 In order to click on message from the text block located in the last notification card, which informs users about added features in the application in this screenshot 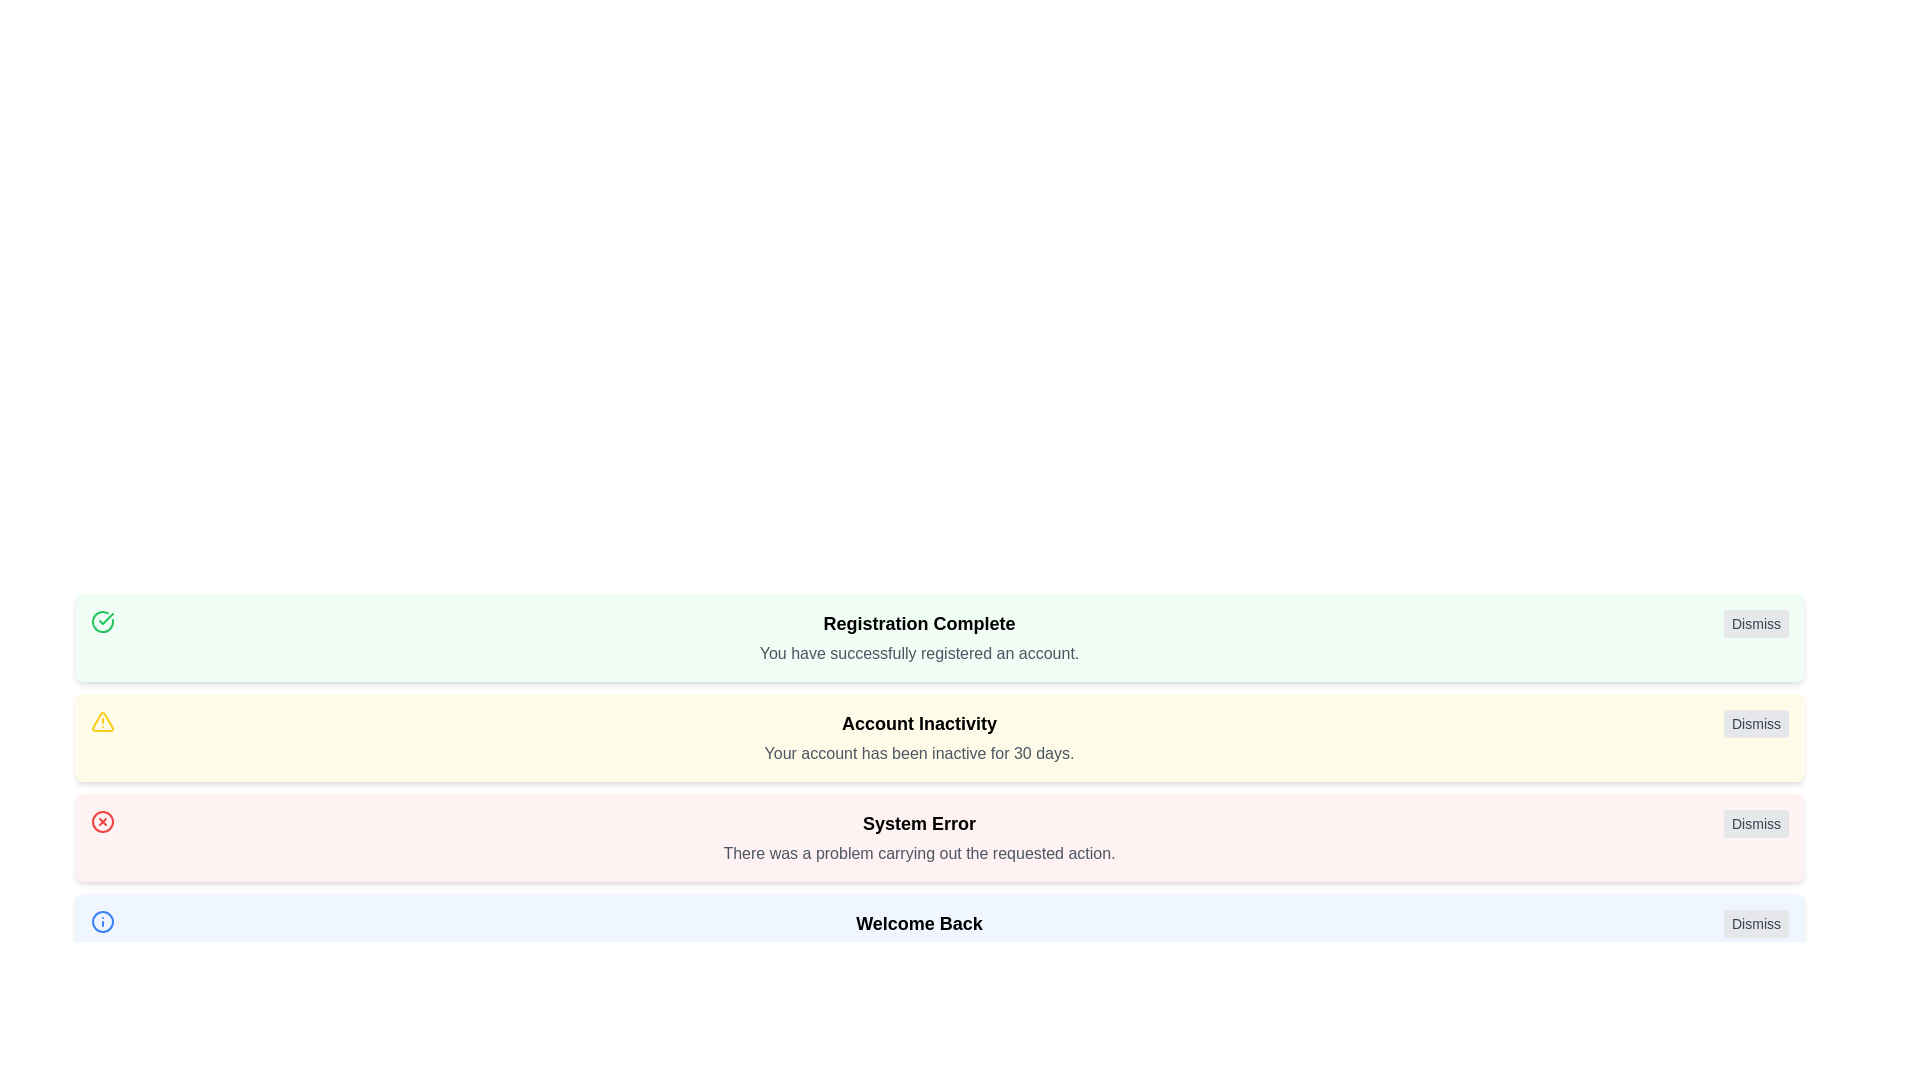, I will do `click(918, 937)`.